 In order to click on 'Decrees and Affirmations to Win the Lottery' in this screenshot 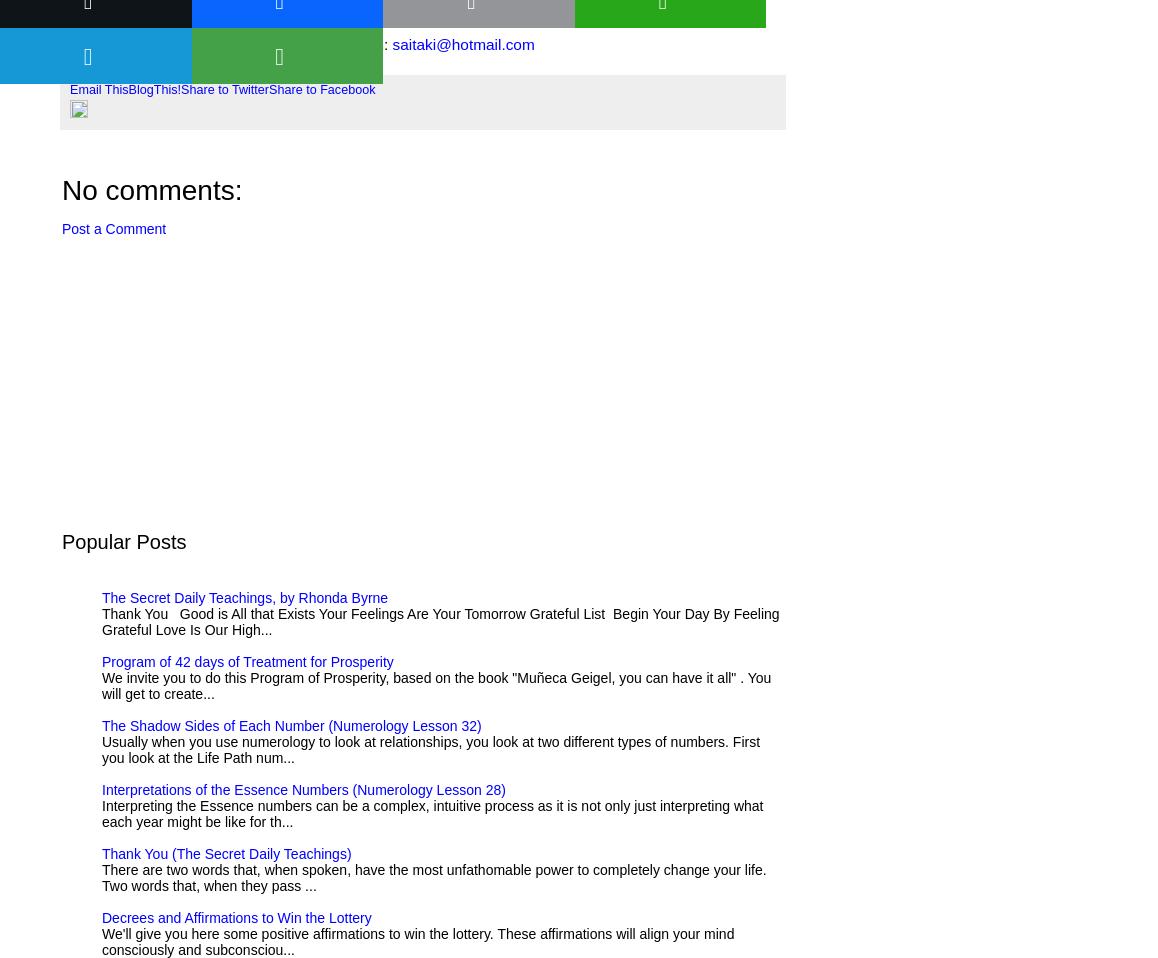, I will do `click(235, 917)`.